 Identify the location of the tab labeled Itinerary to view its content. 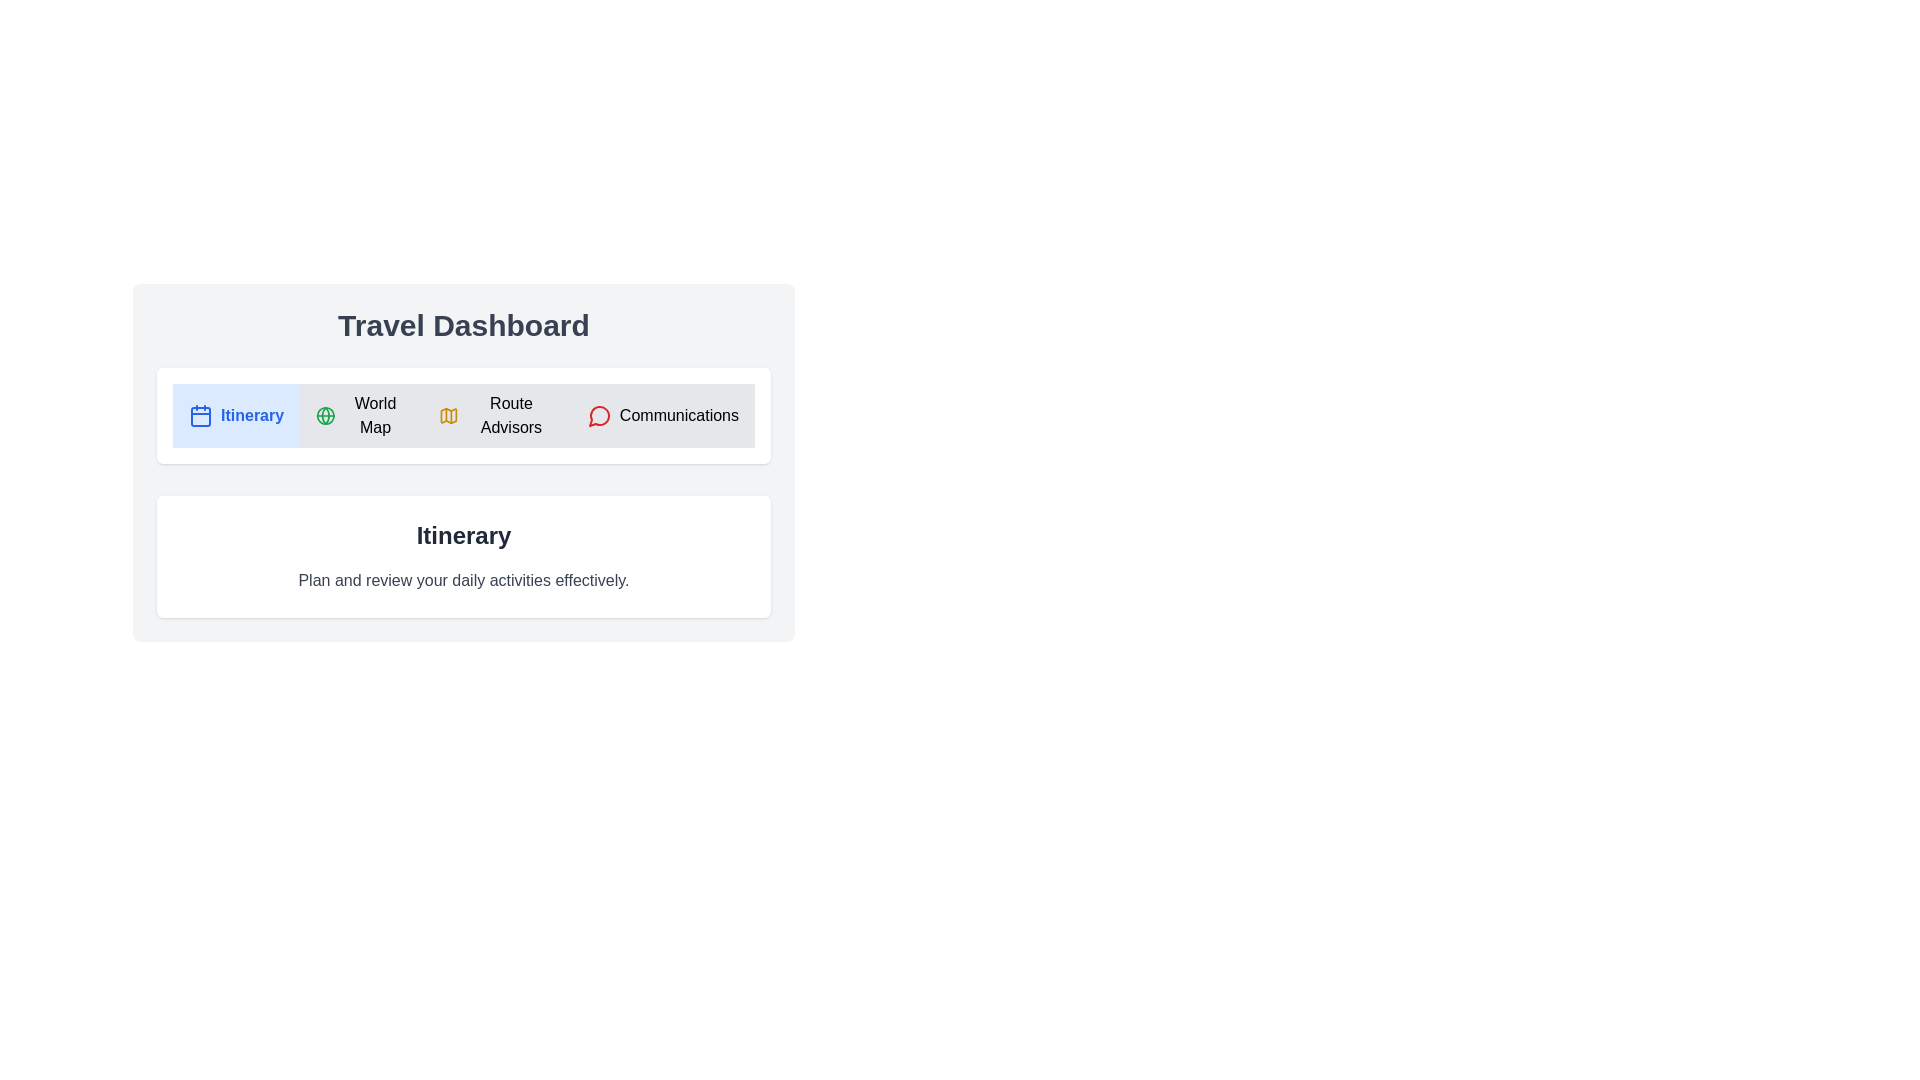
(236, 415).